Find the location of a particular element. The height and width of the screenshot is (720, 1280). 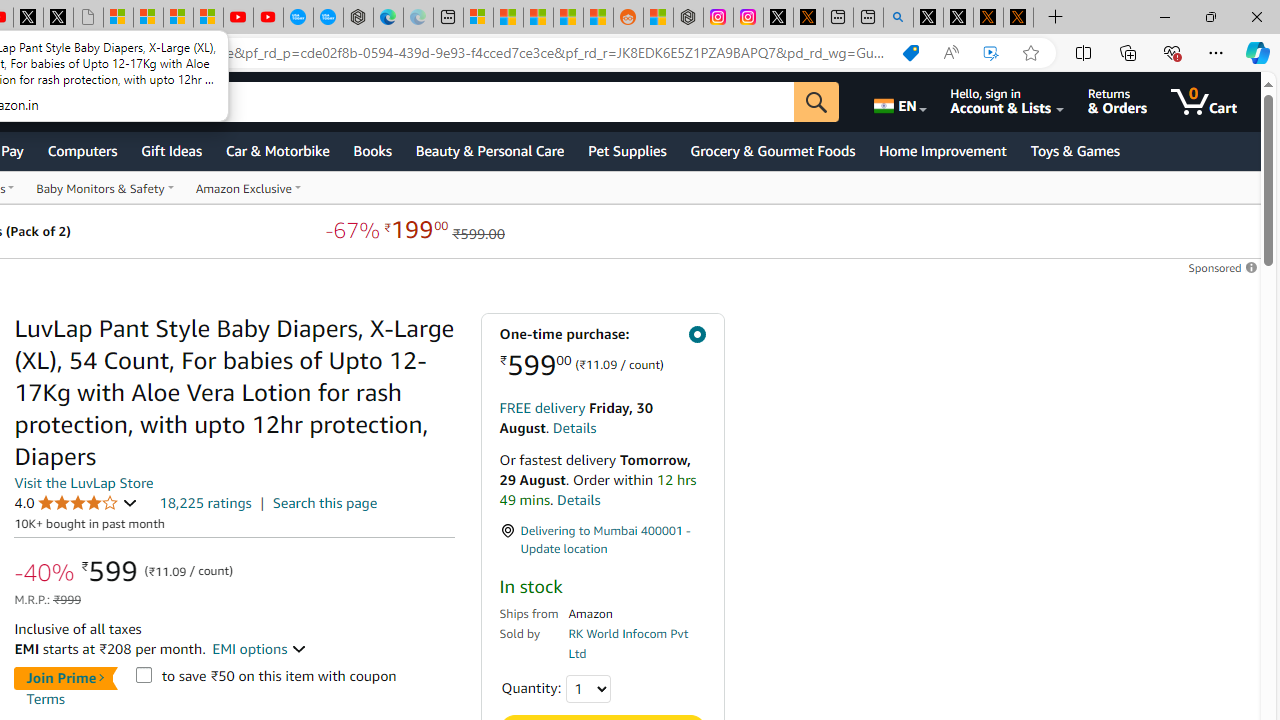

'Shanghai, China Weather trends | Microsoft Weather' is located at coordinates (597, 17).